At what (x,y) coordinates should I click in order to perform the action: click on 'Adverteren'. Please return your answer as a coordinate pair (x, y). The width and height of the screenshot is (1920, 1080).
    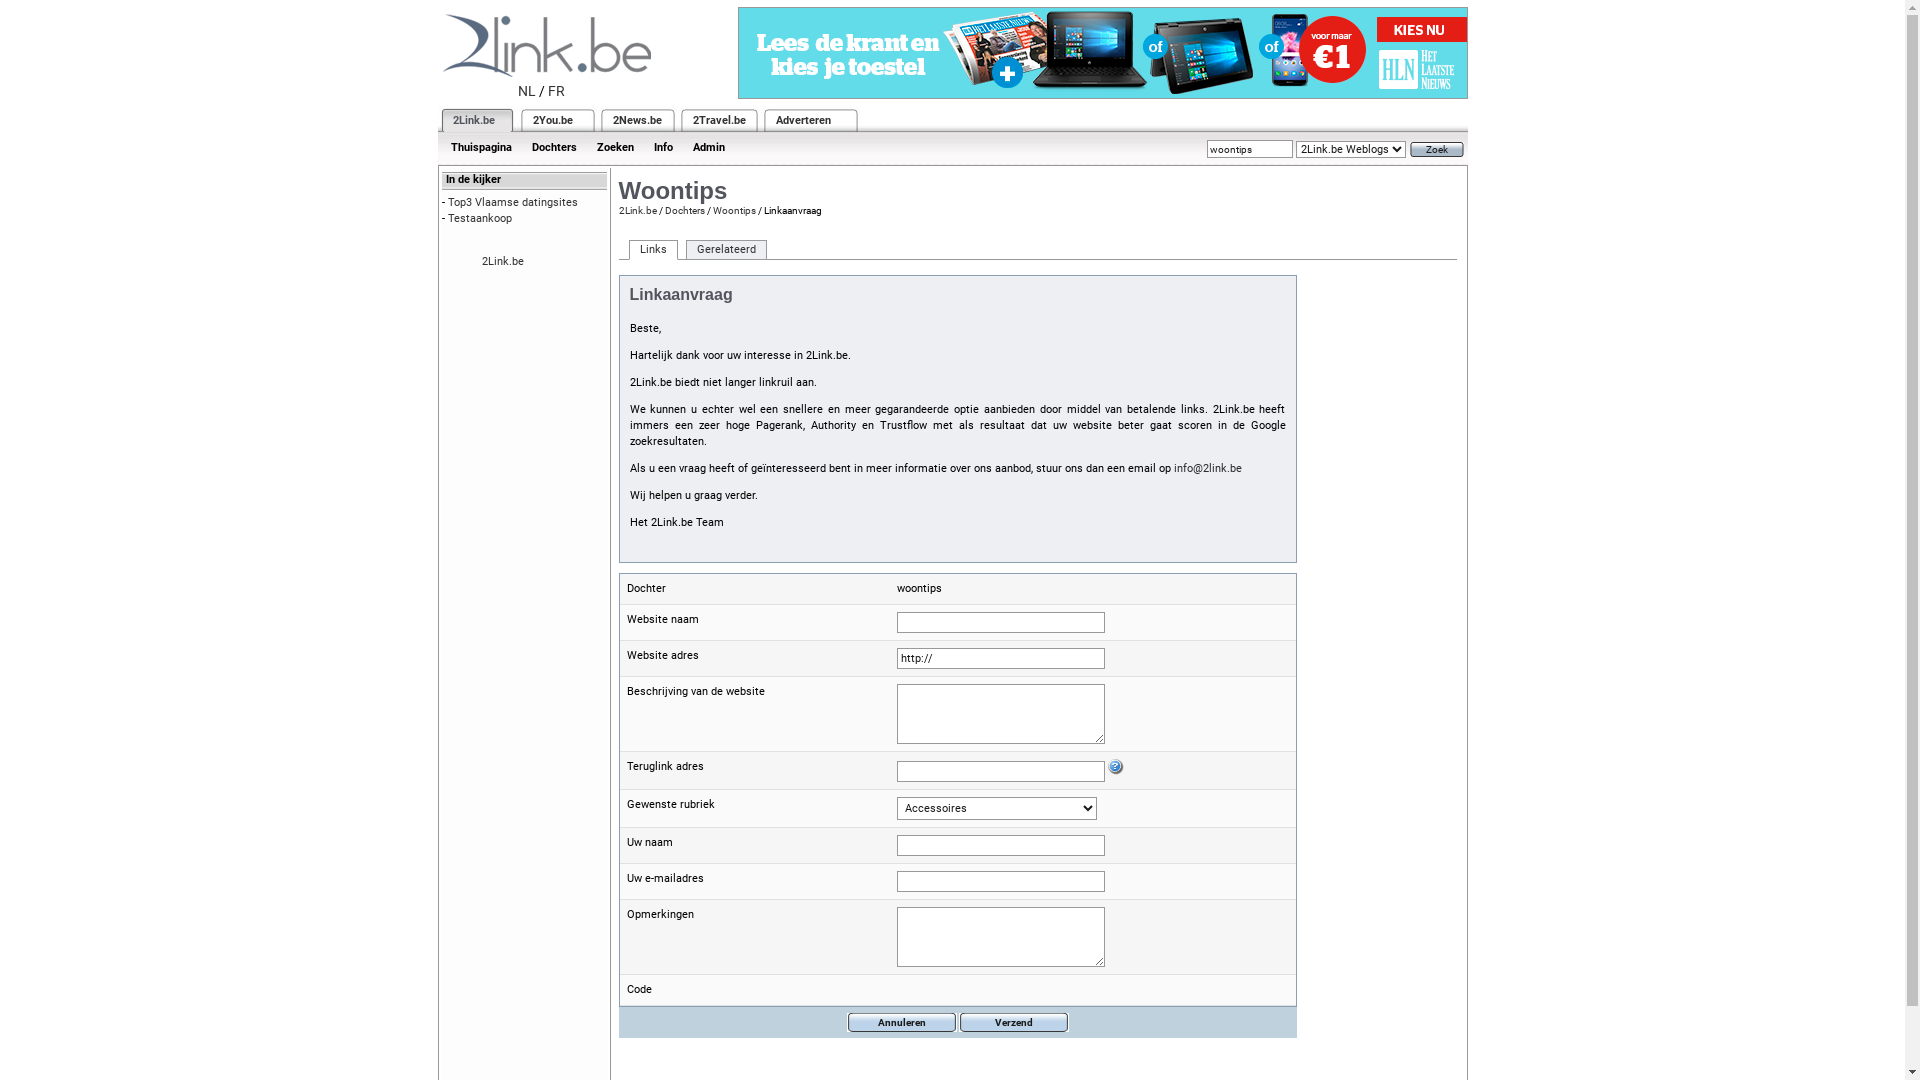
    Looking at the image, I should click on (803, 120).